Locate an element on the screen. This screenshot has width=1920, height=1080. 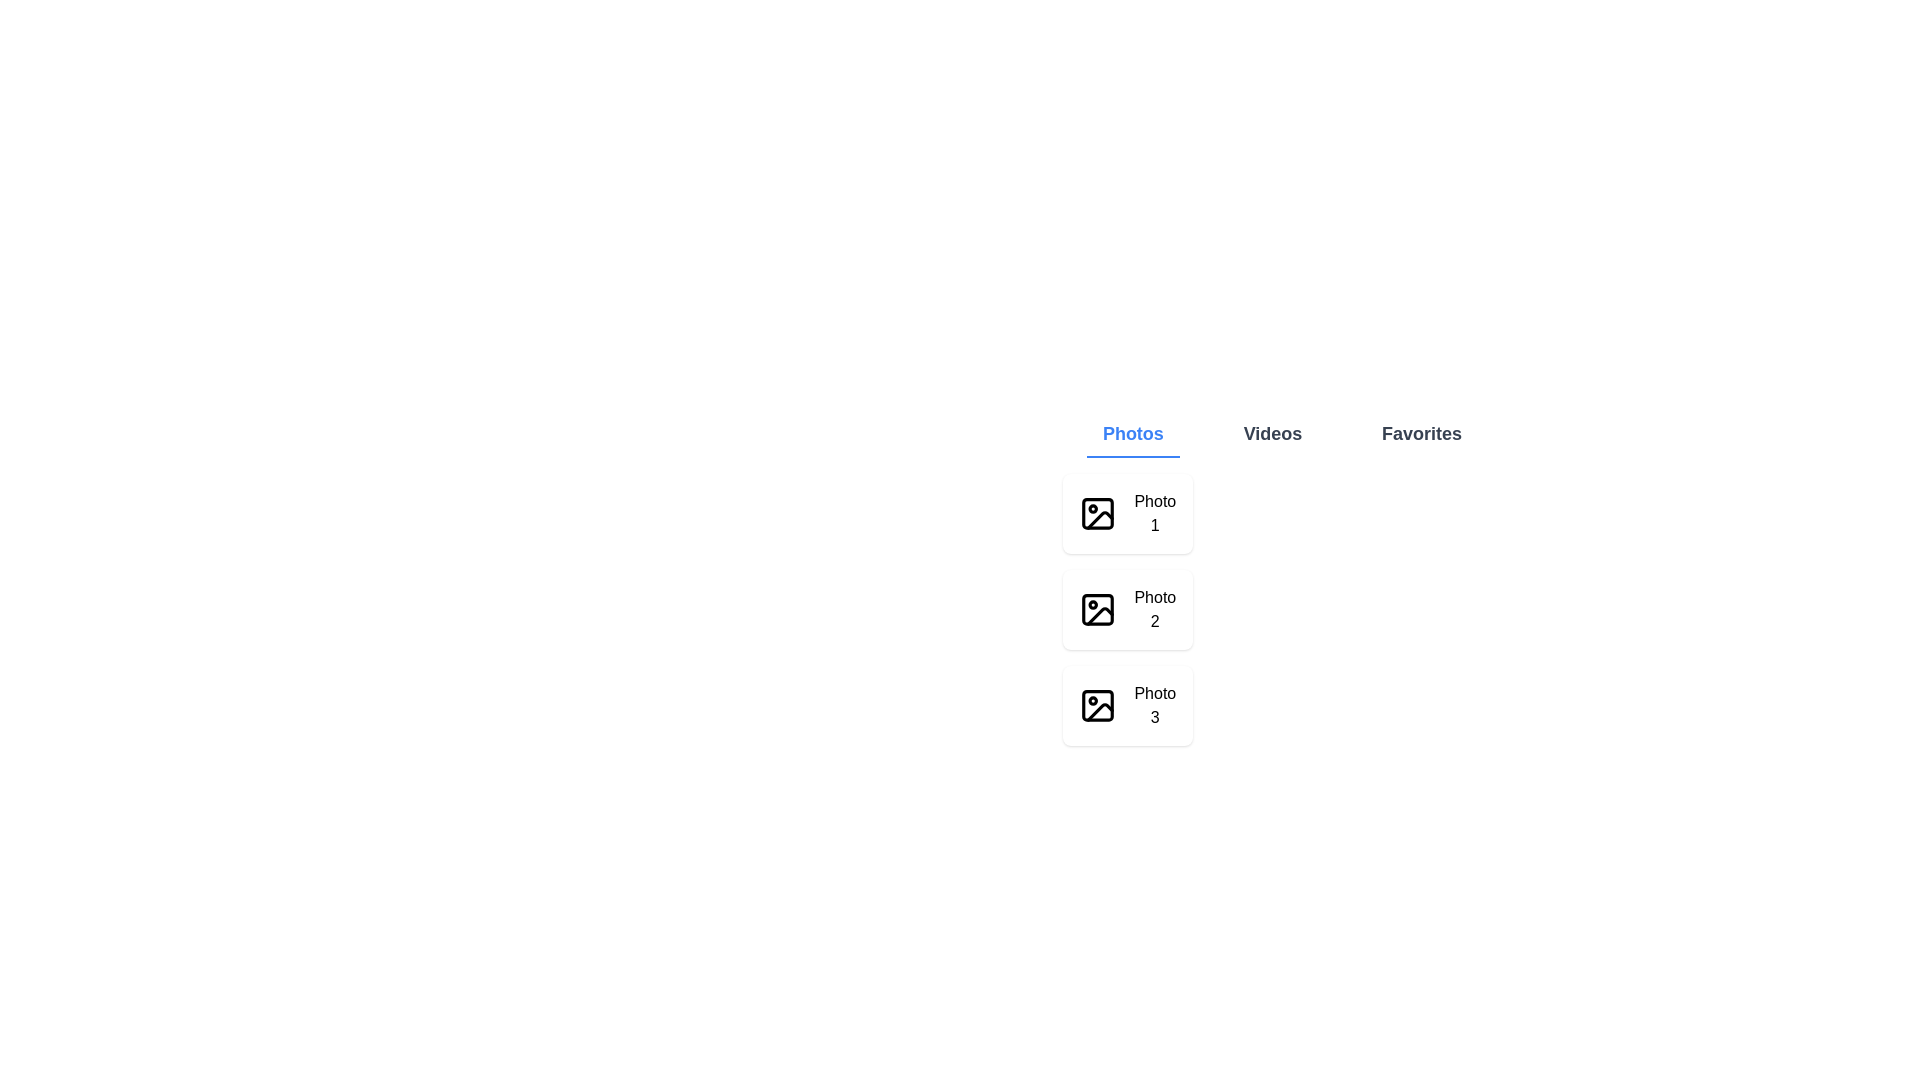
the topmost card labeled 'Photo 1' is located at coordinates (1128, 512).